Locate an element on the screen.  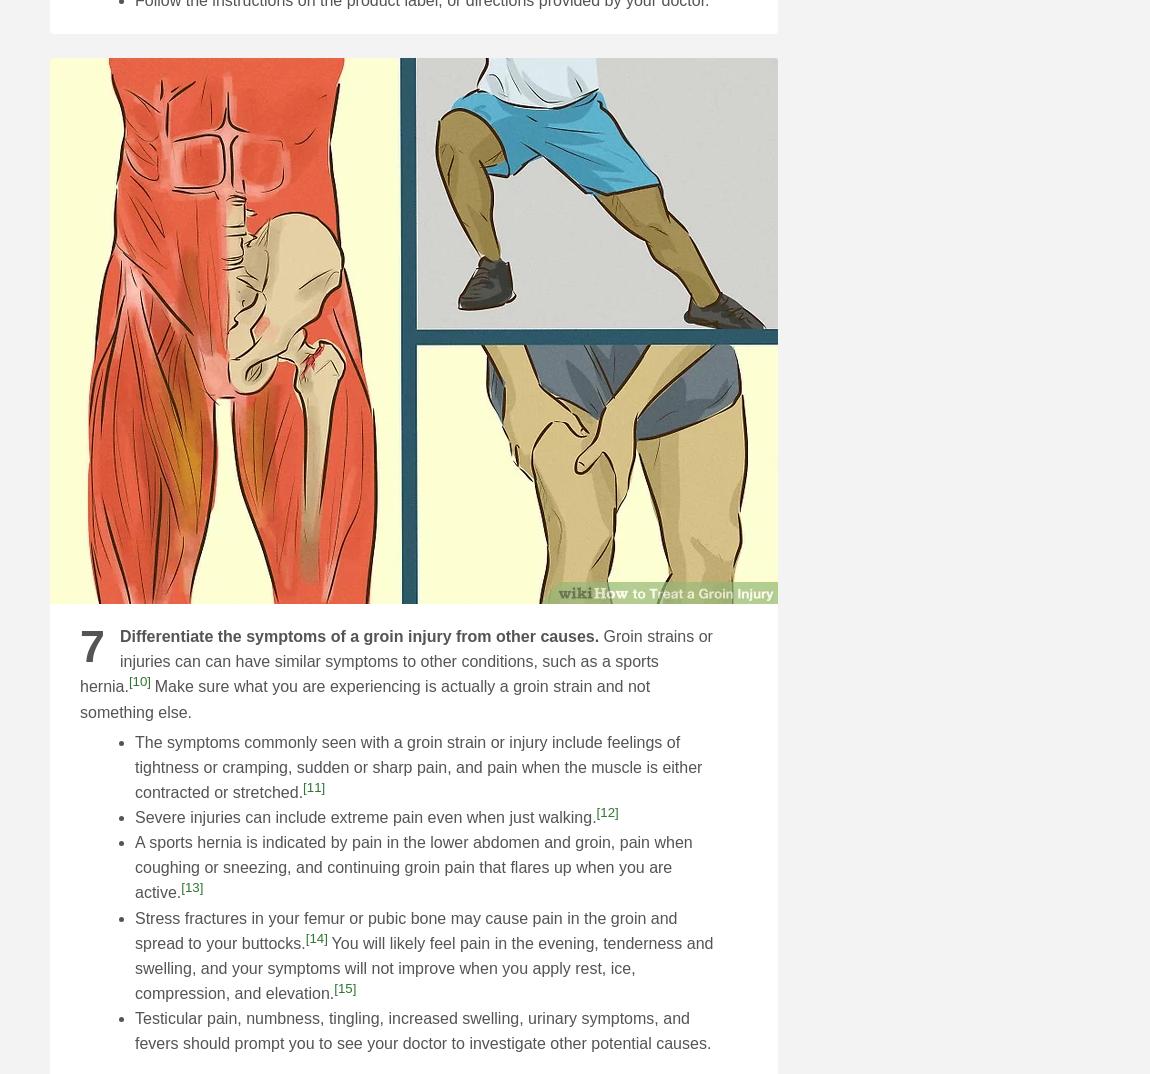
'[15]' is located at coordinates (345, 986).